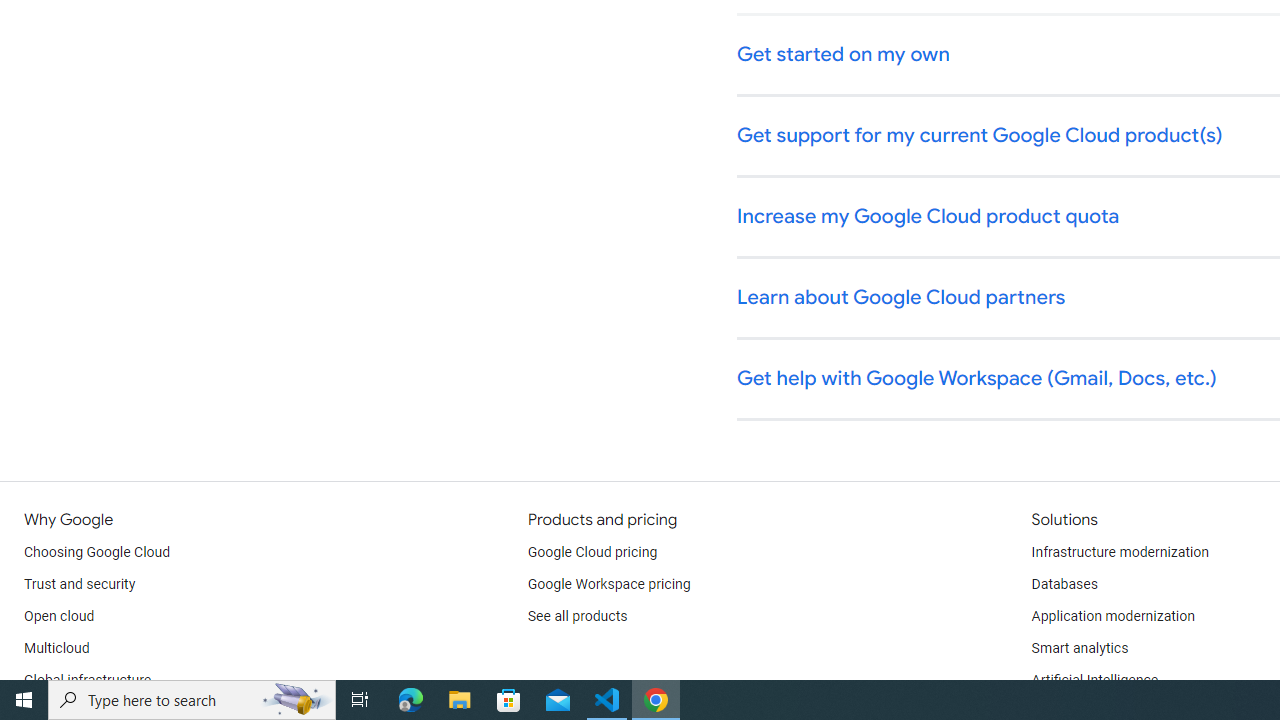 This screenshot has height=720, width=1280. Describe the element at coordinates (608, 585) in the screenshot. I see `'Google Workspace pricing'` at that location.